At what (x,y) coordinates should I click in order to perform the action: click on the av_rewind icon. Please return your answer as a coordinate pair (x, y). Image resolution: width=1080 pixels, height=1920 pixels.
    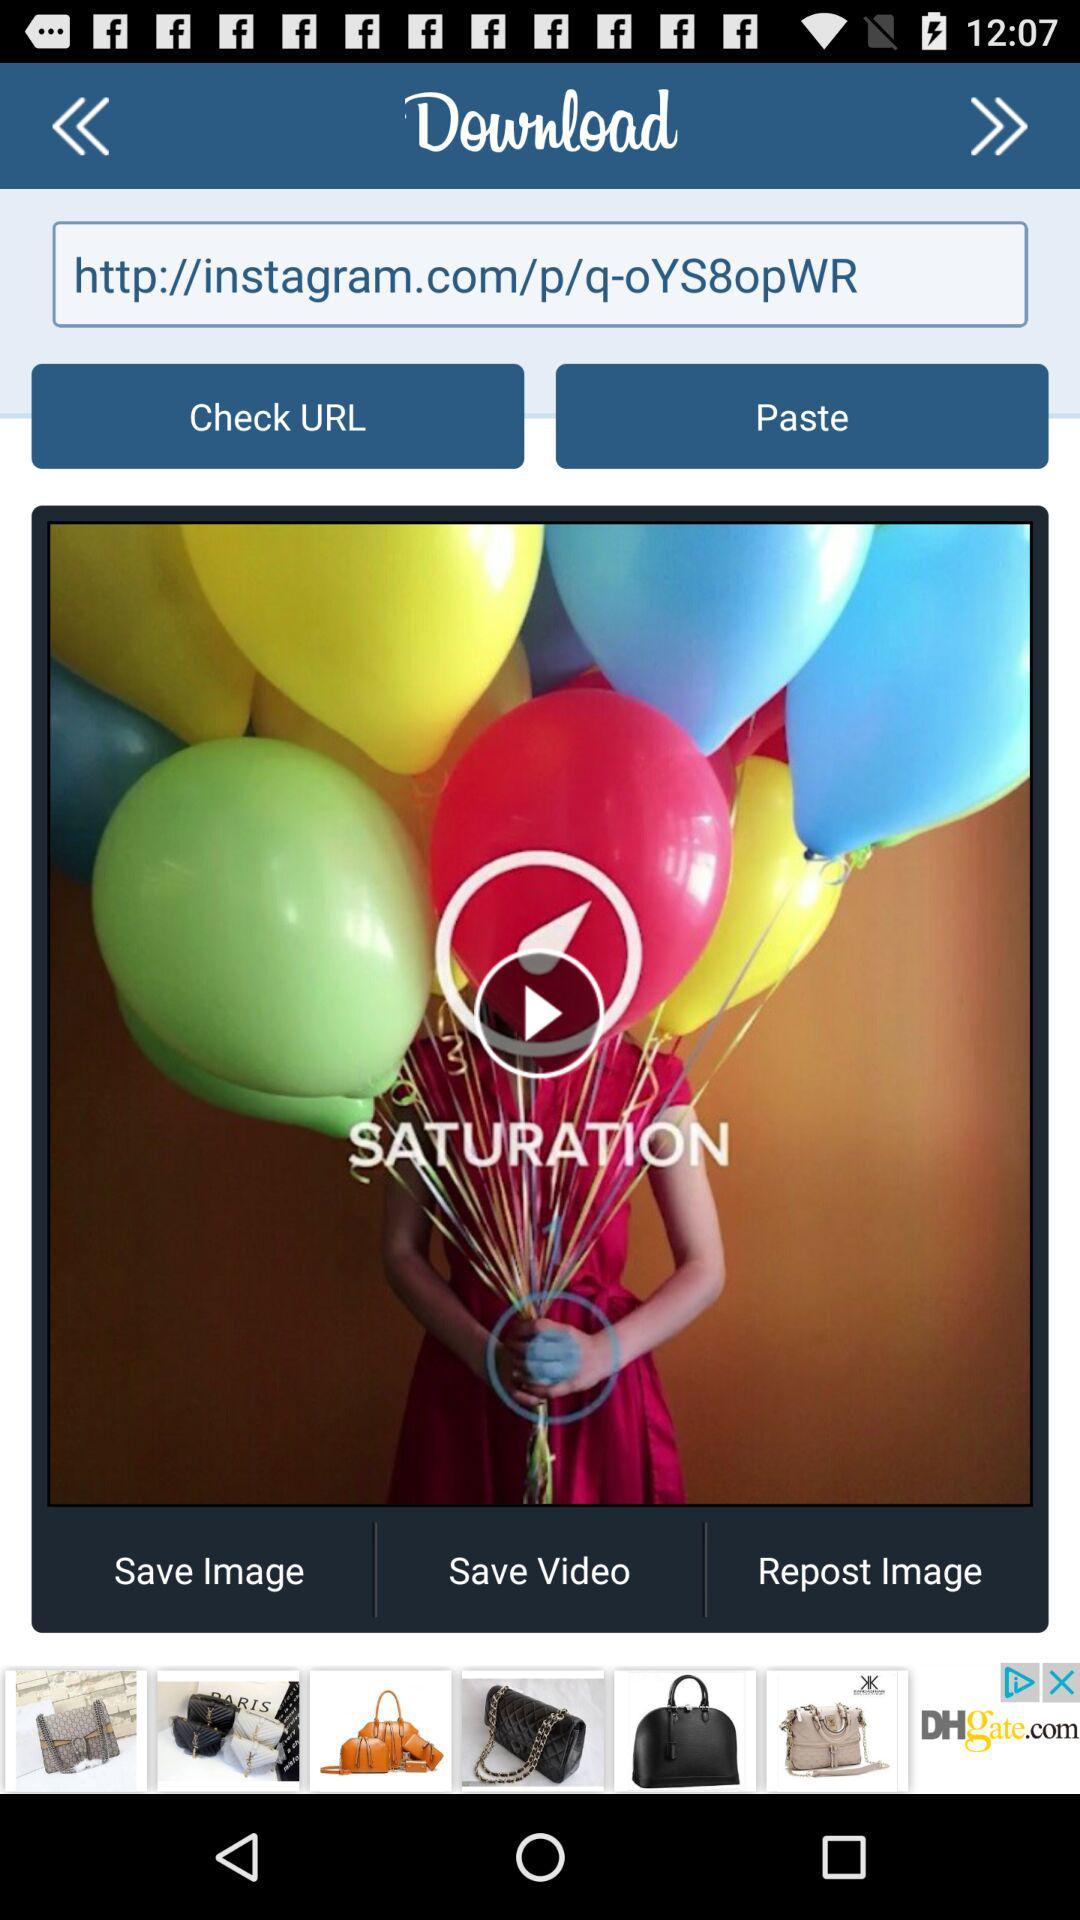
    Looking at the image, I should click on (79, 133).